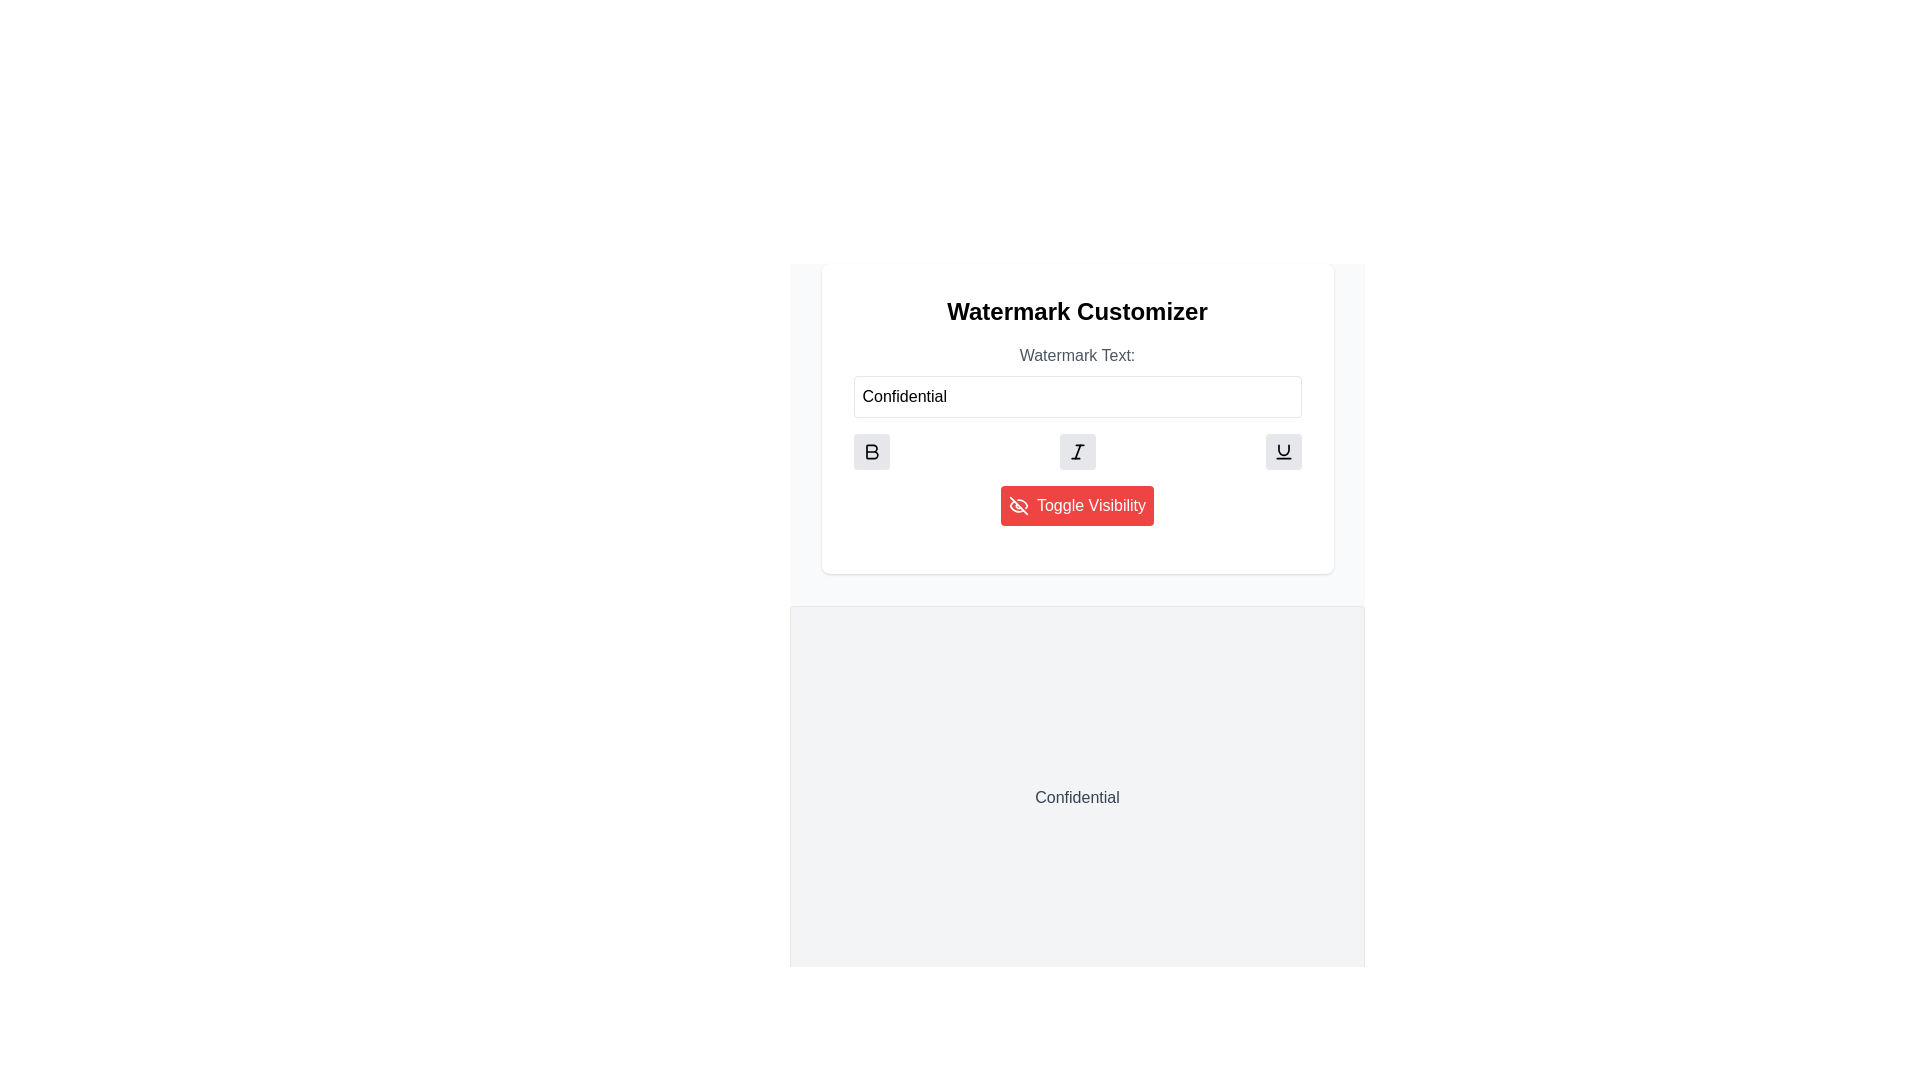 Image resolution: width=1920 pixels, height=1080 pixels. Describe the element at coordinates (1076, 451) in the screenshot. I see `the middle button in the formatting group that toggles italic styling for the watermark text input` at that location.